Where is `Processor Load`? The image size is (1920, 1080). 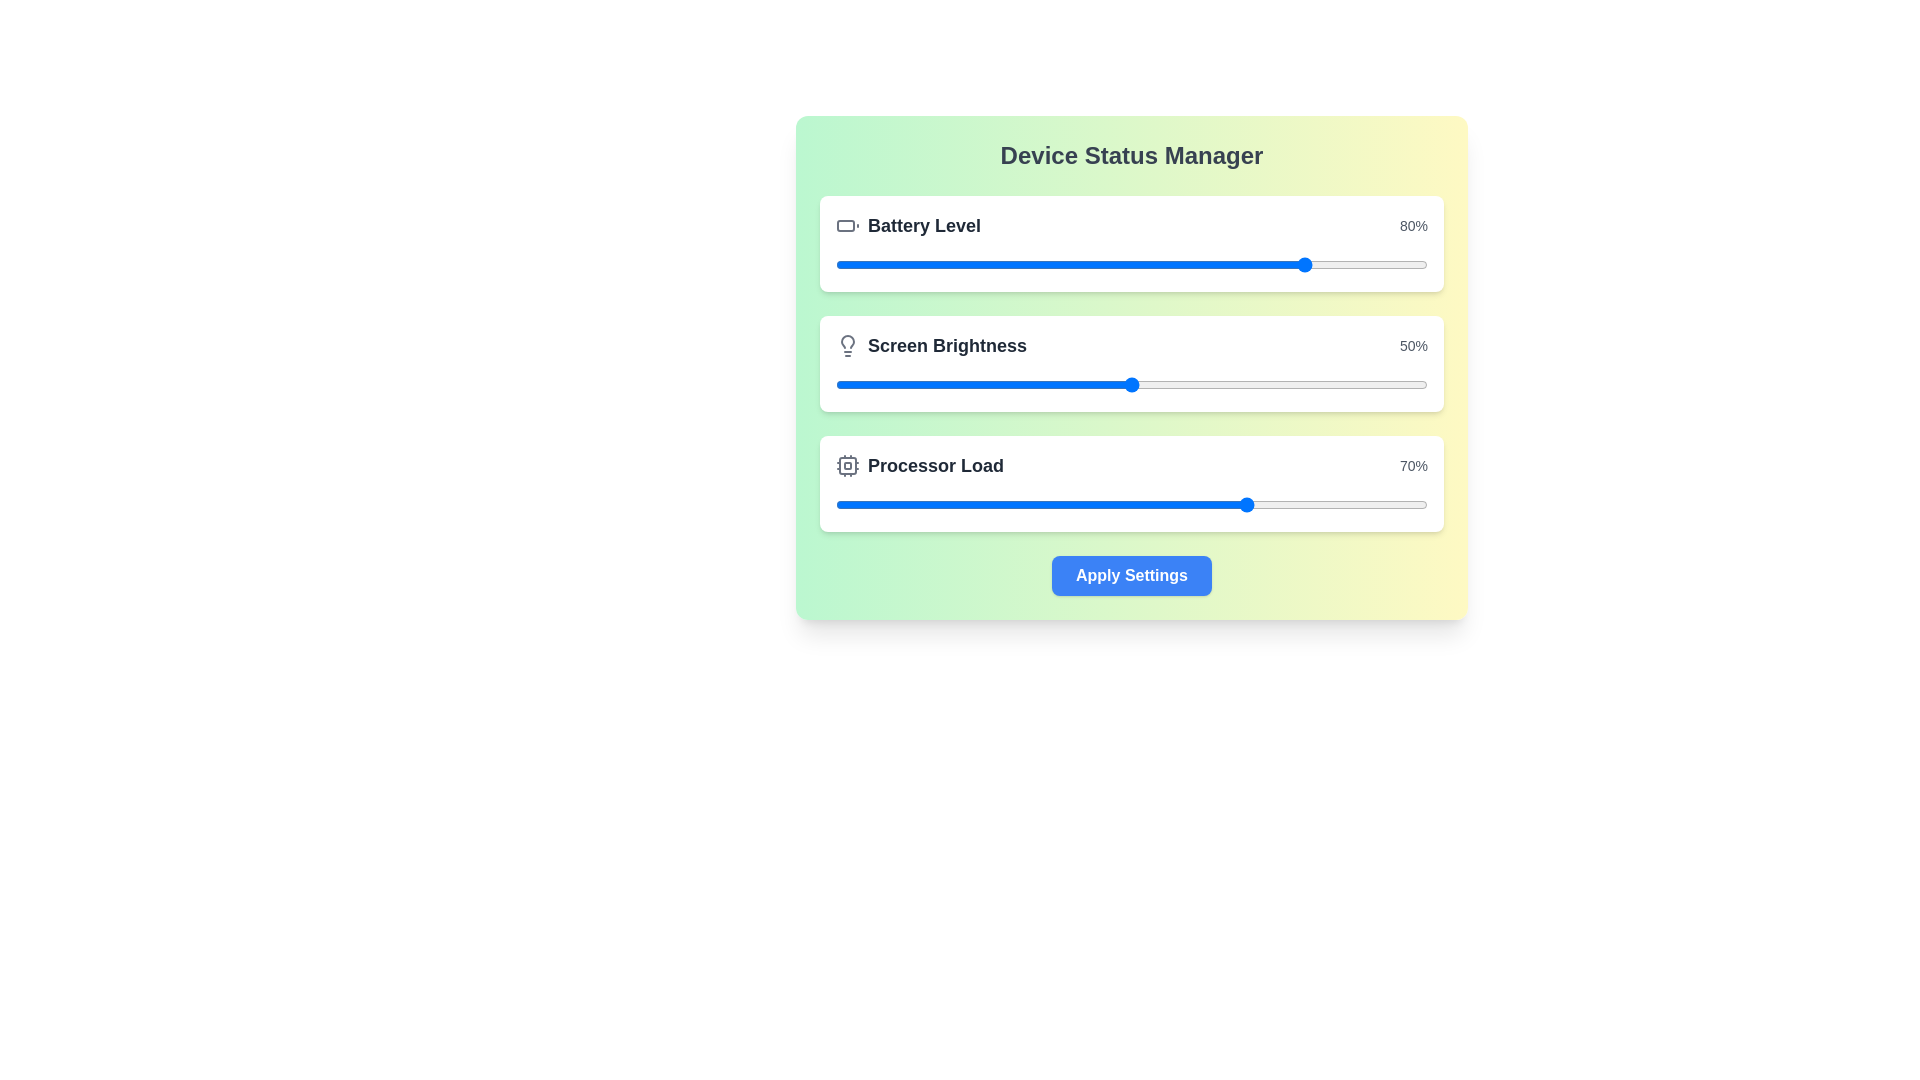 Processor Load is located at coordinates (1385, 504).